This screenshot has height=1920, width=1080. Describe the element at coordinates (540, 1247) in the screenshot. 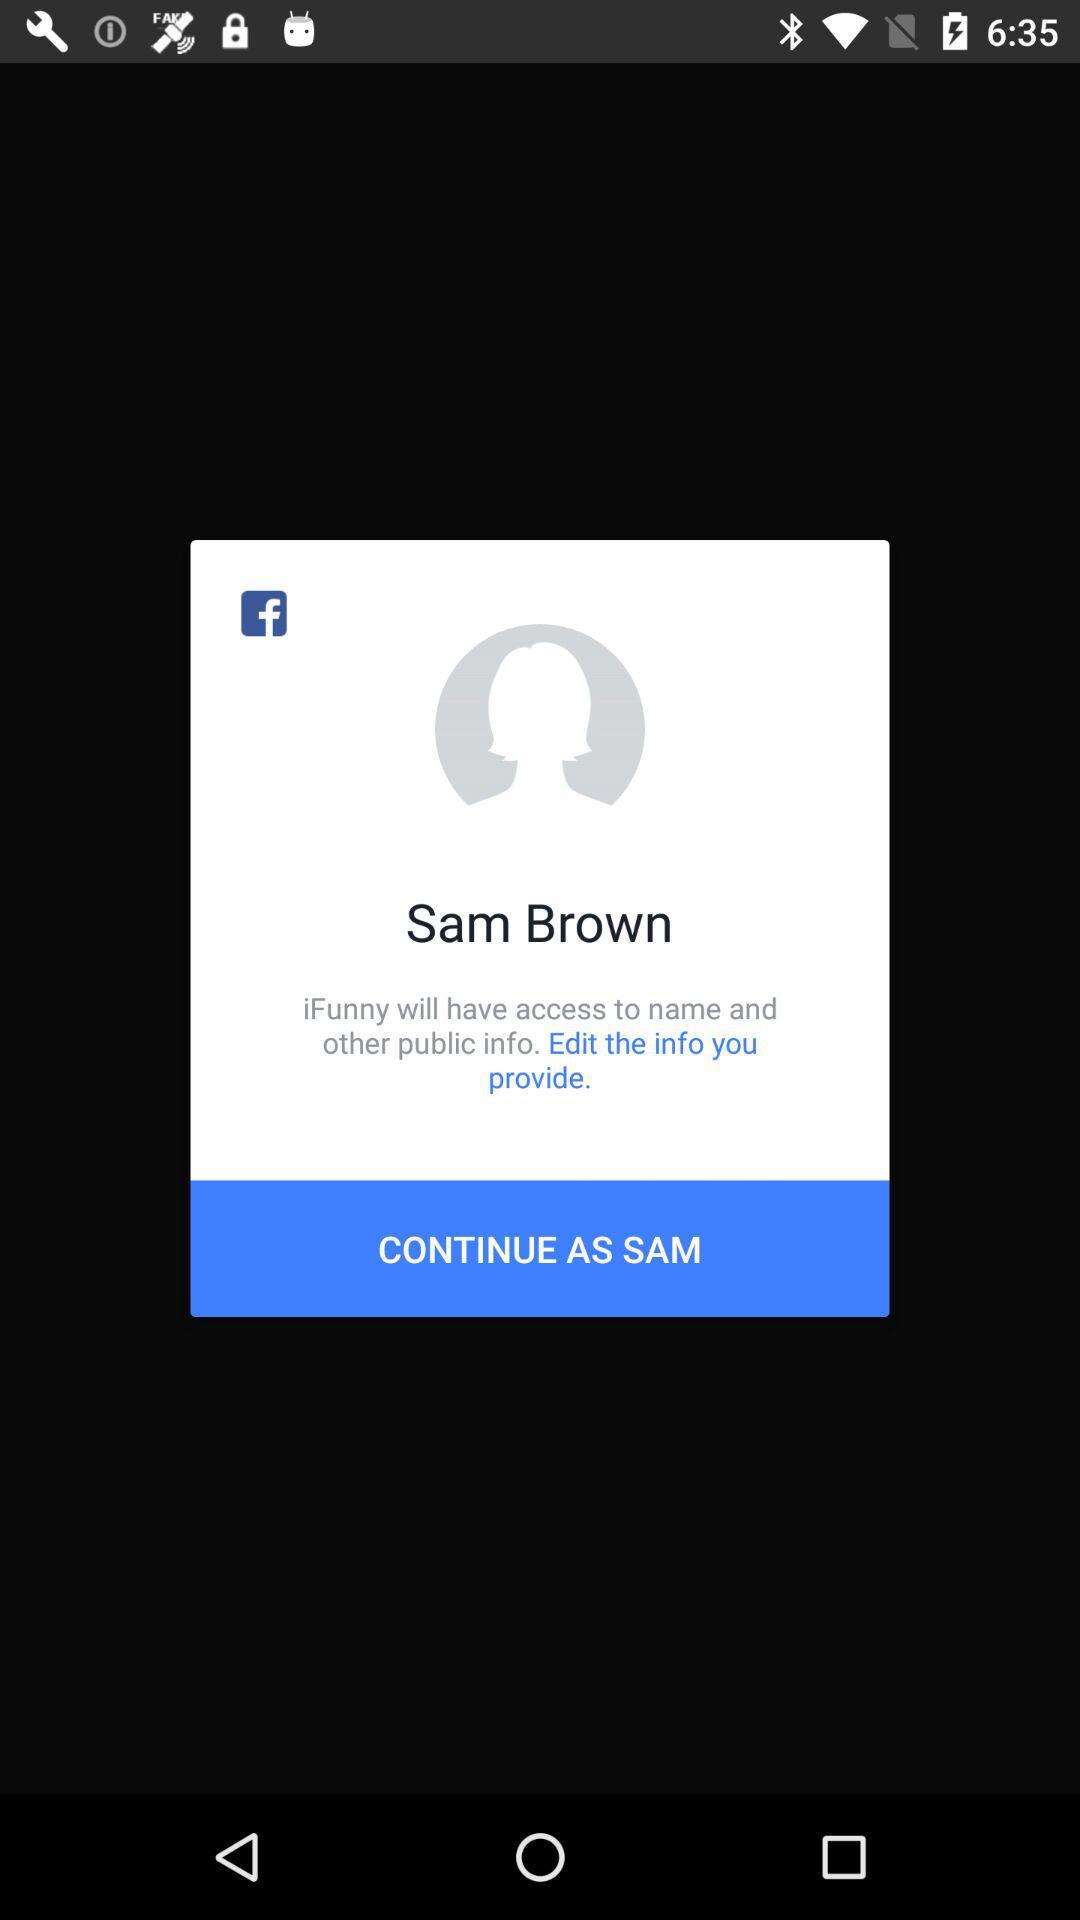

I see `the continue as sam item` at that location.